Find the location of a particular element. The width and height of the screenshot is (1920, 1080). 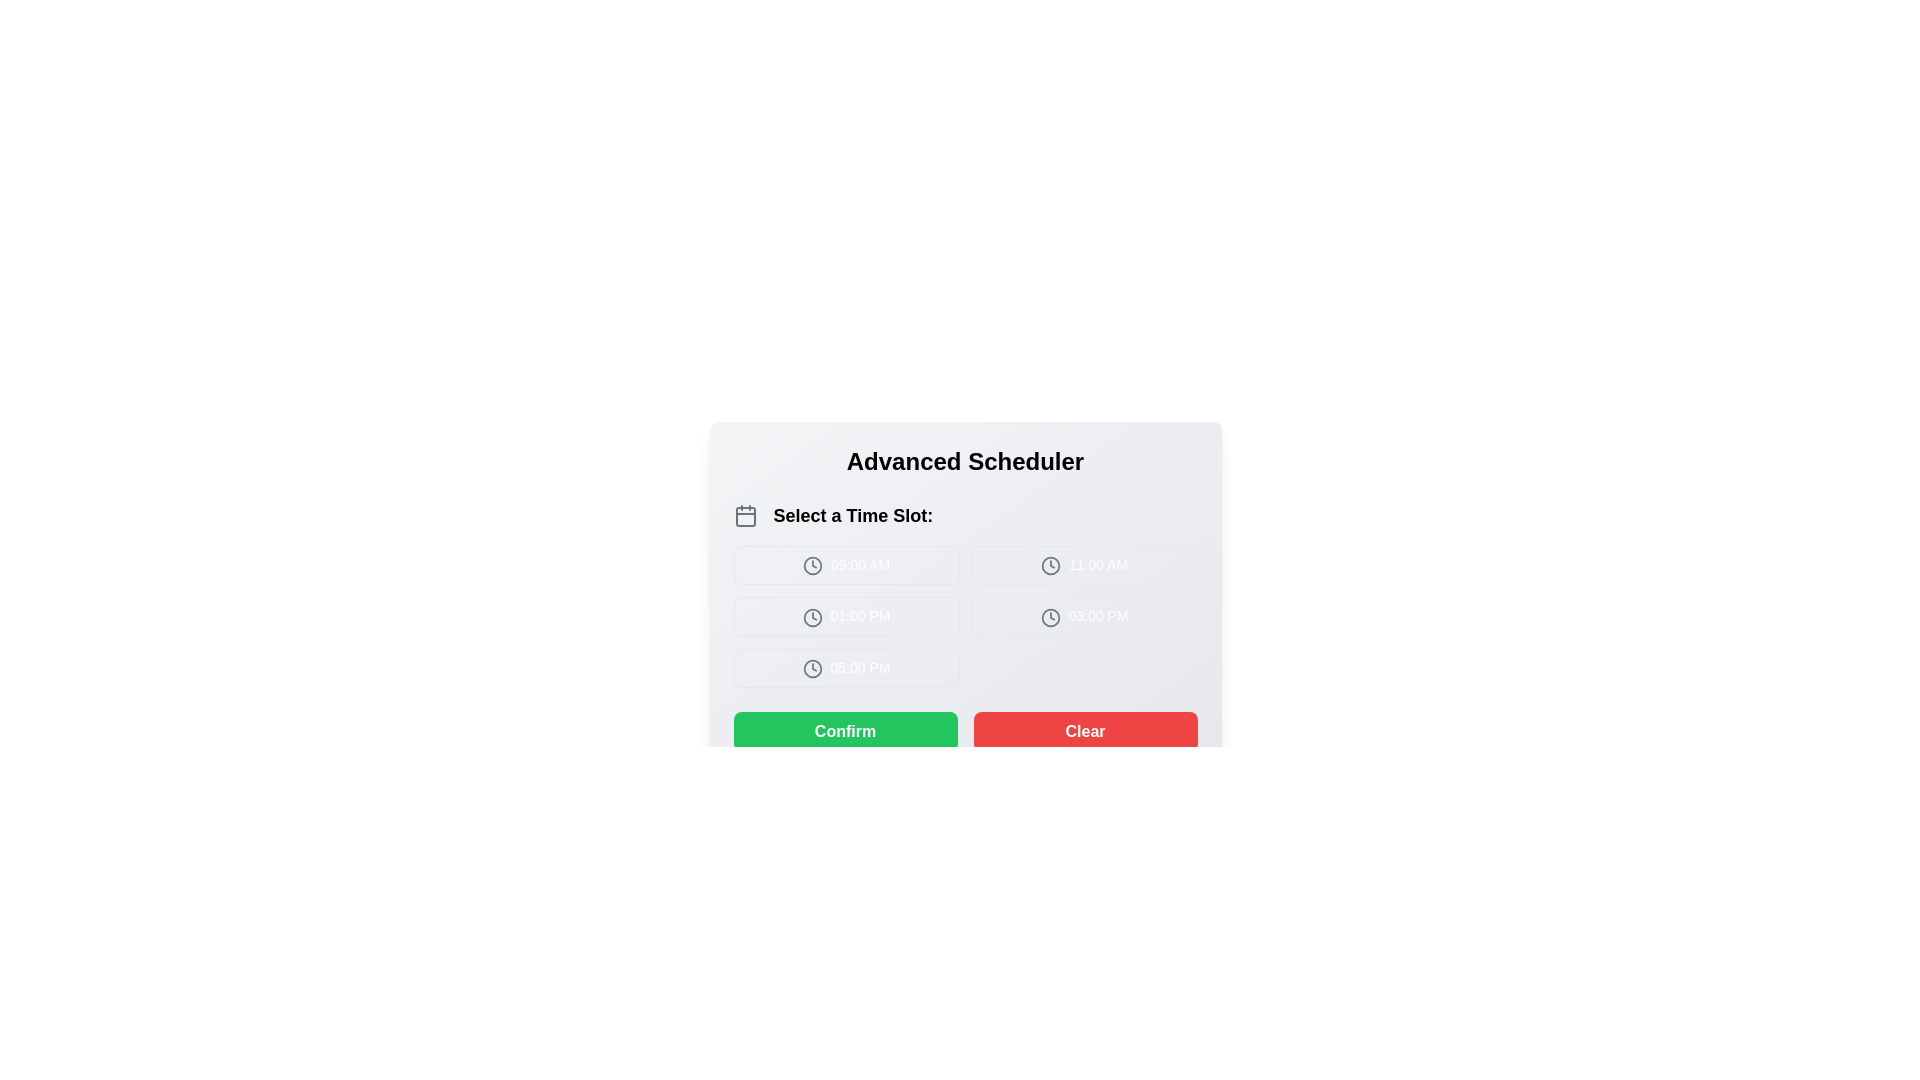

the time indicator icon located to the left of the '09:00 AM' label within the first selectable time slot button in the scheduler section is located at coordinates (812, 566).